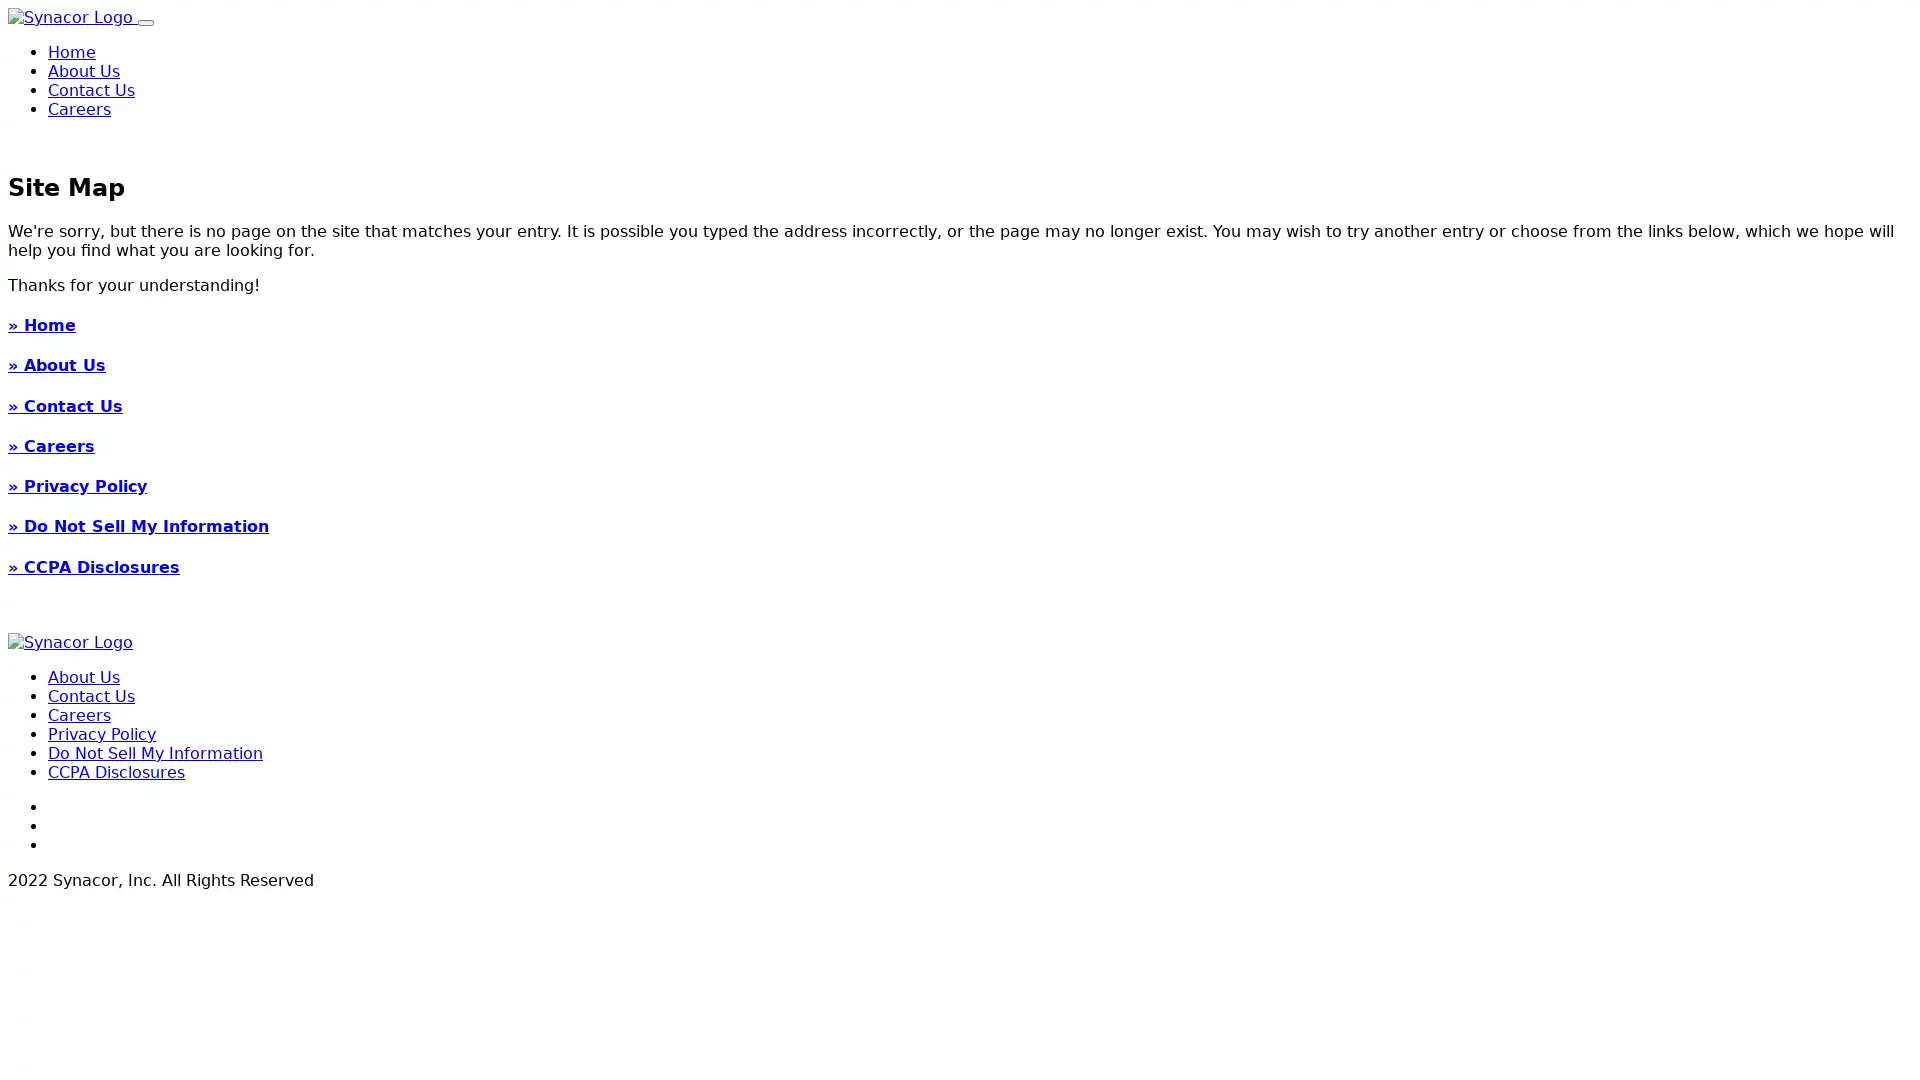 This screenshot has height=1080, width=1920. What do you see at coordinates (144, 23) in the screenshot?
I see `Toggle navigation` at bounding box center [144, 23].